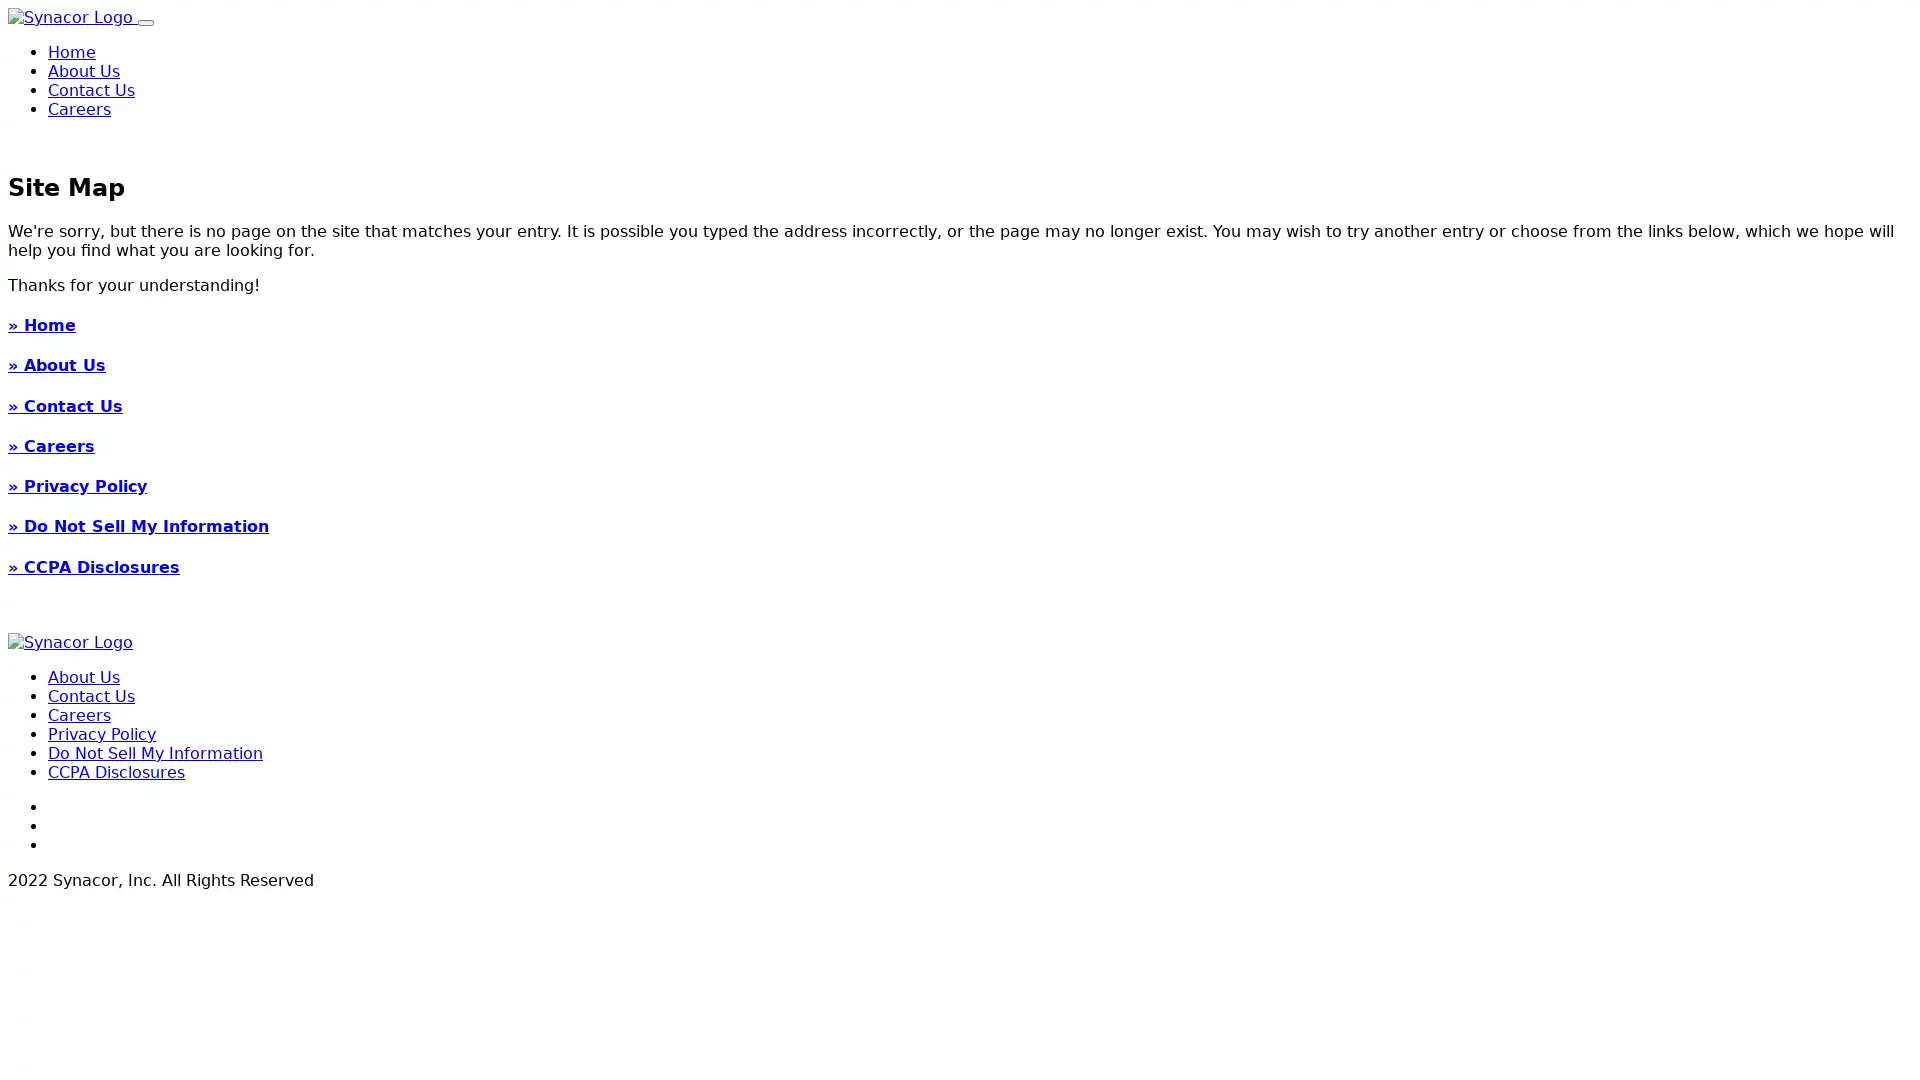 This screenshot has height=1080, width=1920. What do you see at coordinates (144, 23) in the screenshot?
I see `Toggle navigation` at bounding box center [144, 23].